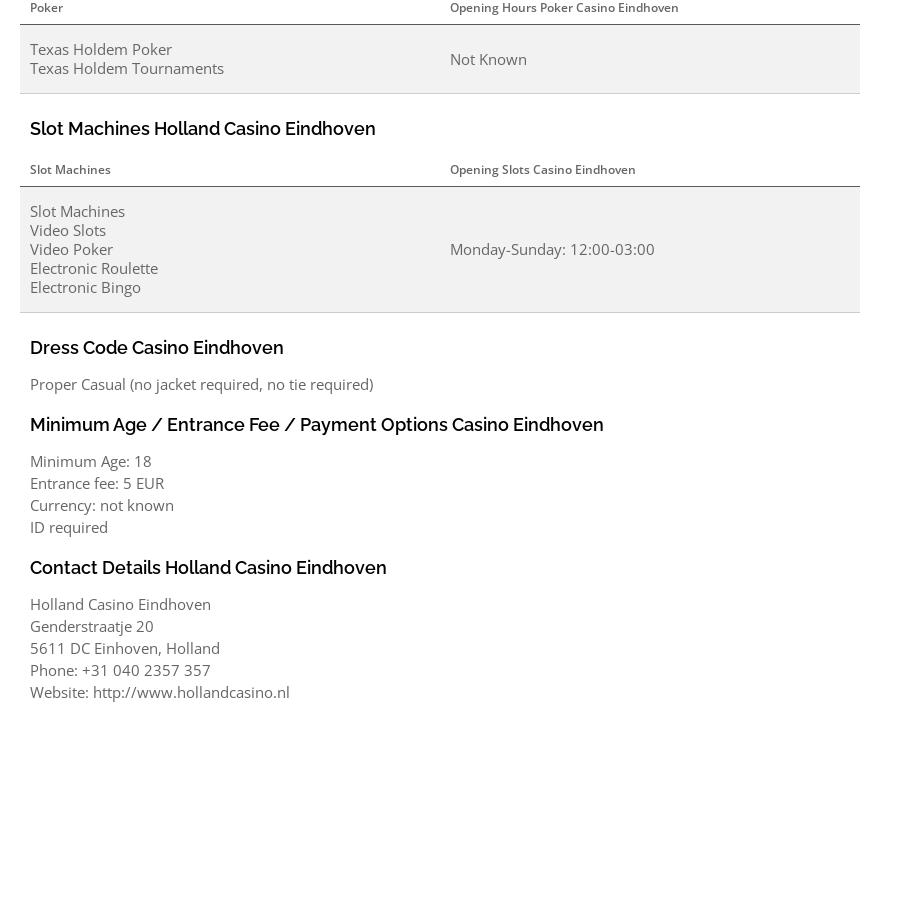 The height and width of the screenshot is (916, 900). I want to click on 'Website: http://www.hollandcasino.nl', so click(160, 692).